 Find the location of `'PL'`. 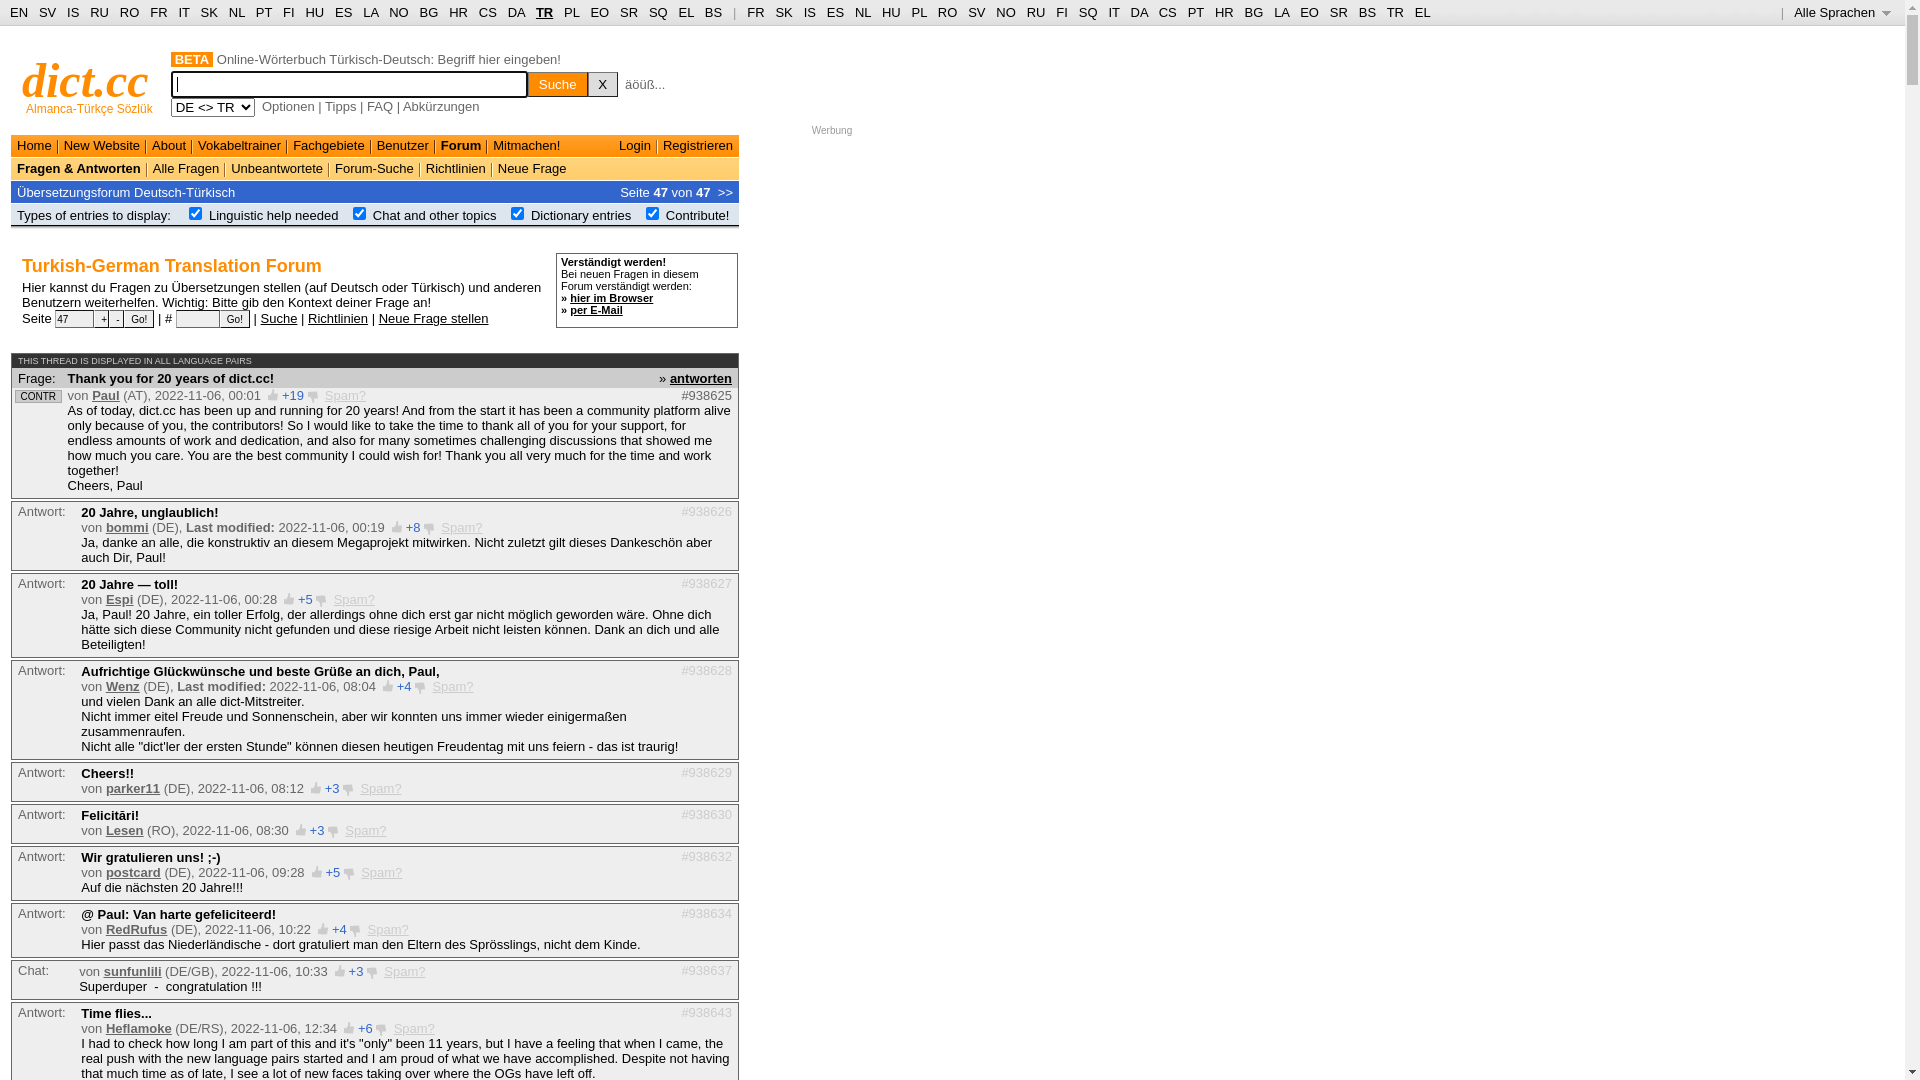

'PL' is located at coordinates (911, 12).